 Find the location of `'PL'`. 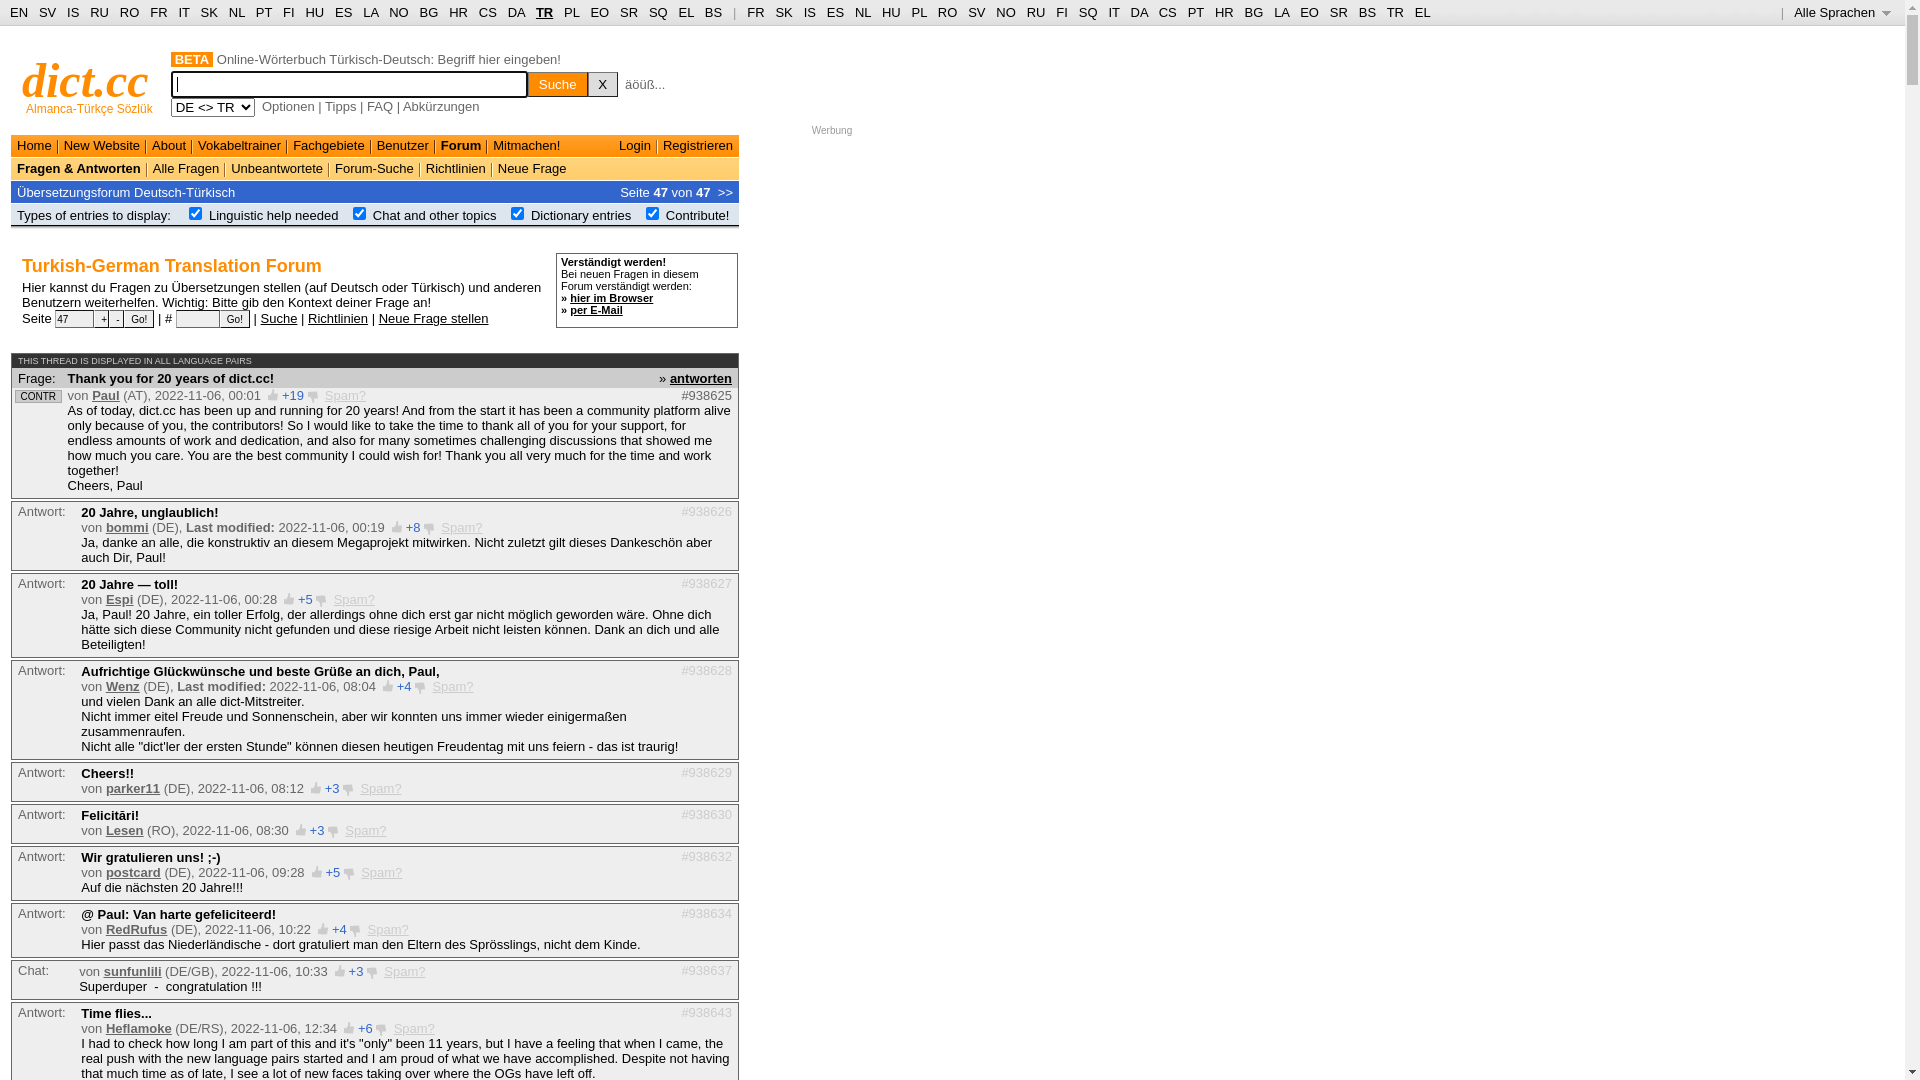

'PL' is located at coordinates (911, 12).